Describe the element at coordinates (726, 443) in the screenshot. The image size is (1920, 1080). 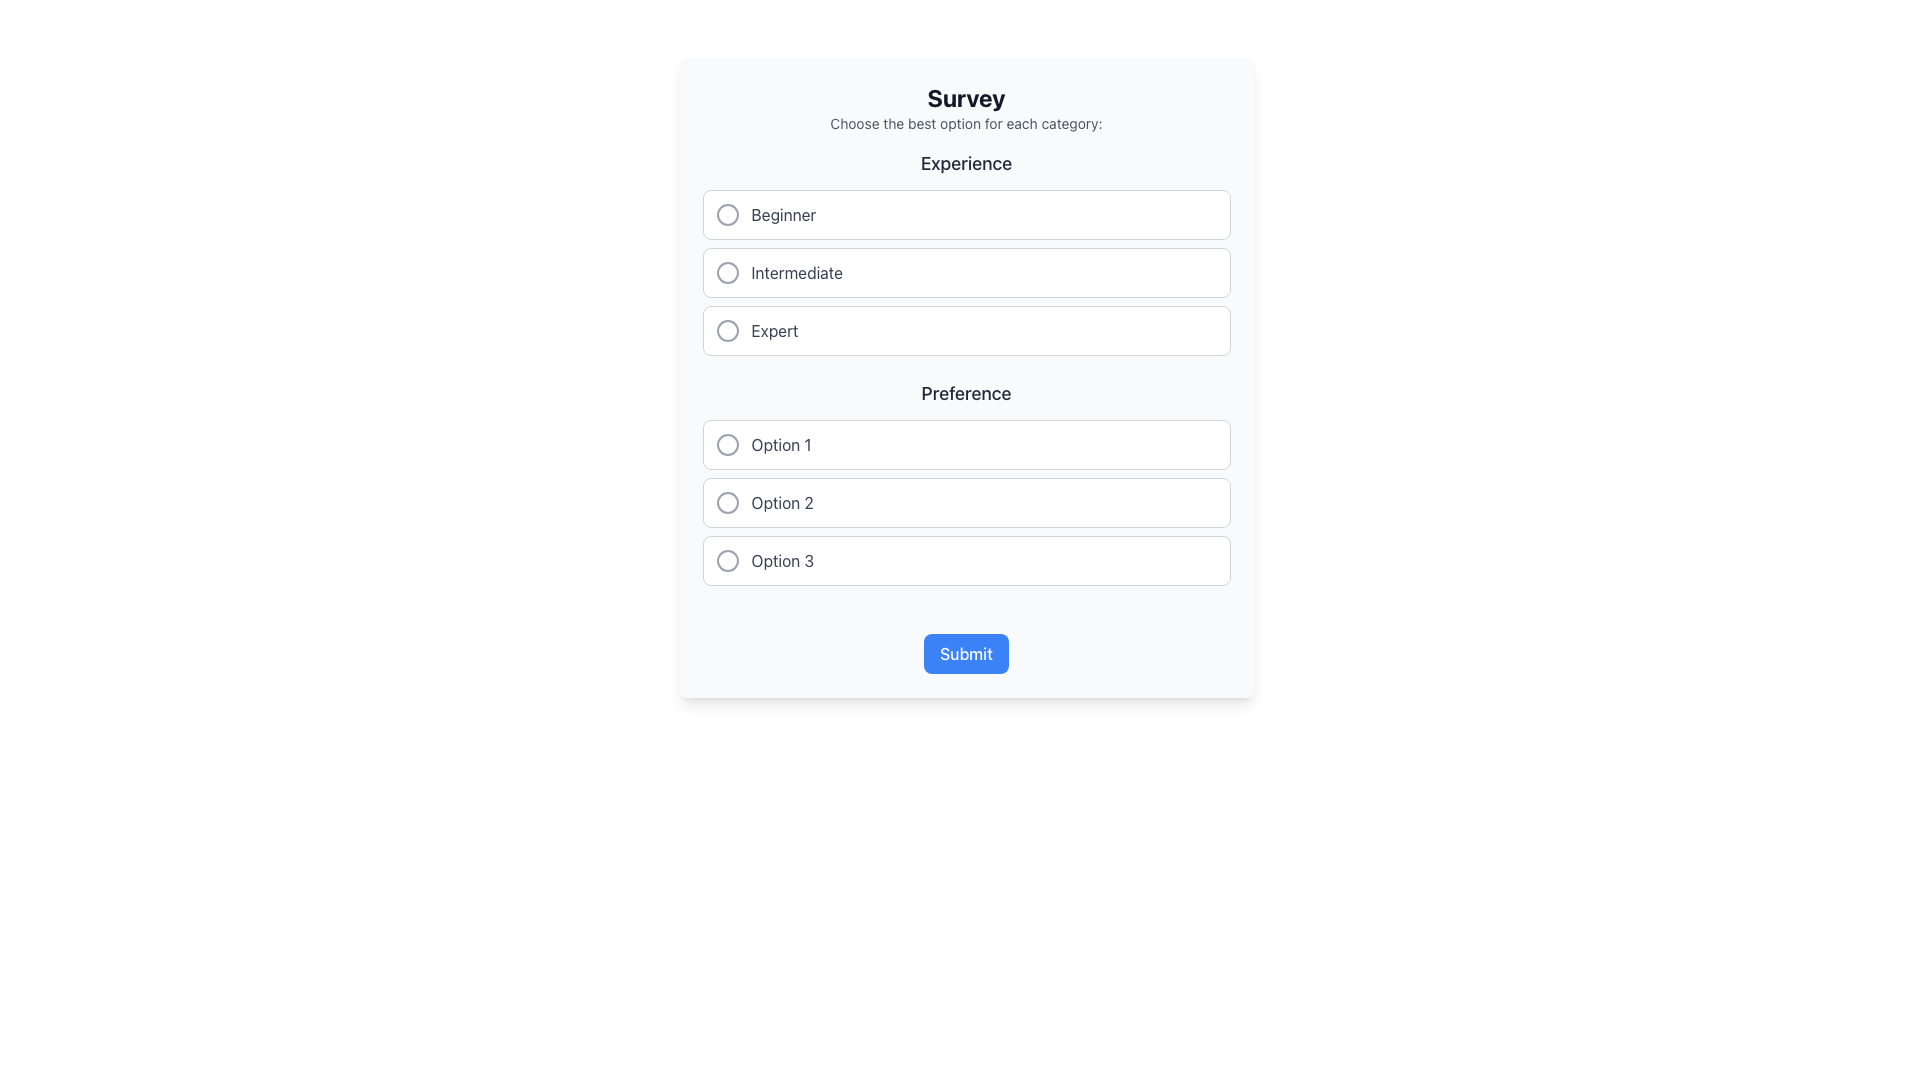
I see `the circular radio button icon located in the 'Preference' section of the survey interface, adjacent to 'Option 1' for highlighting` at that location.